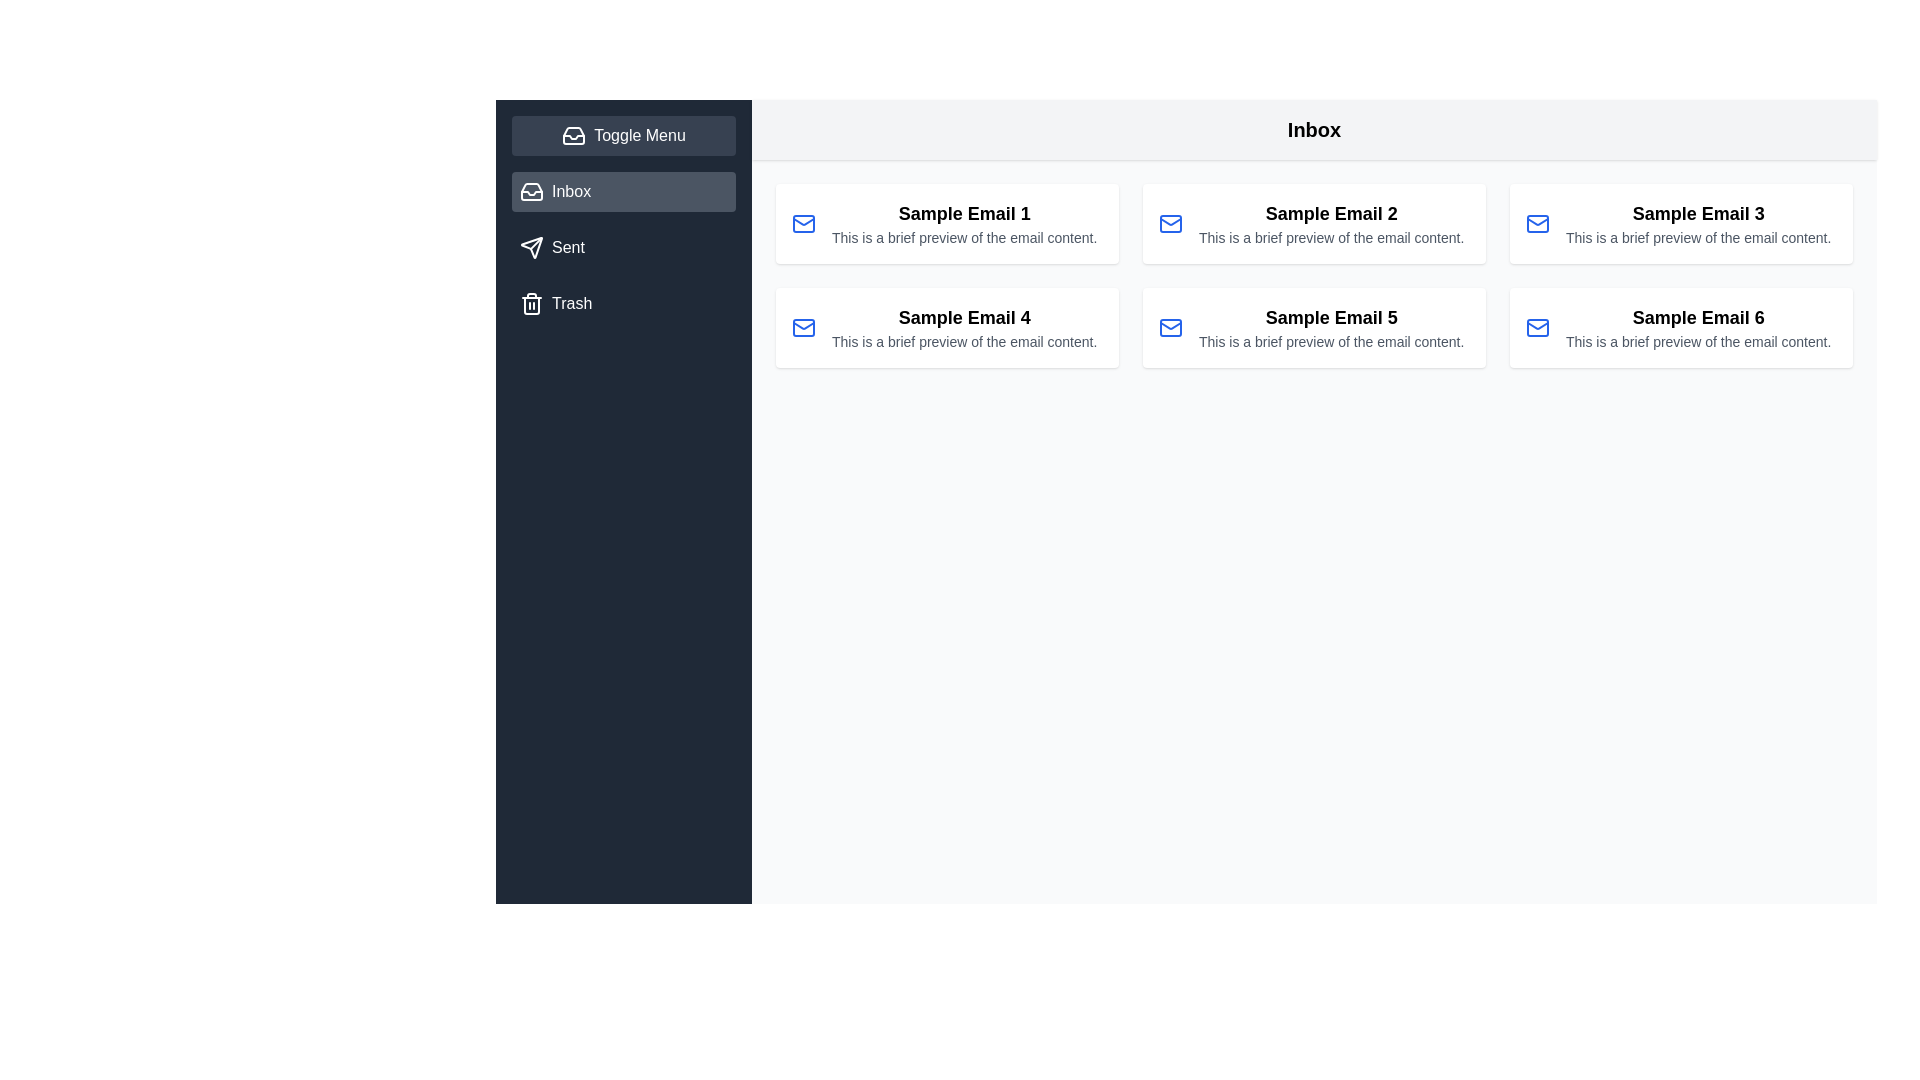 Image resolution: width=1920 pixels, height=1080 pixels. Describe the element at coordinates (1697, 326) in the screenshot. I see `the sixth email preview item in the 'Inbox' section` at that location.